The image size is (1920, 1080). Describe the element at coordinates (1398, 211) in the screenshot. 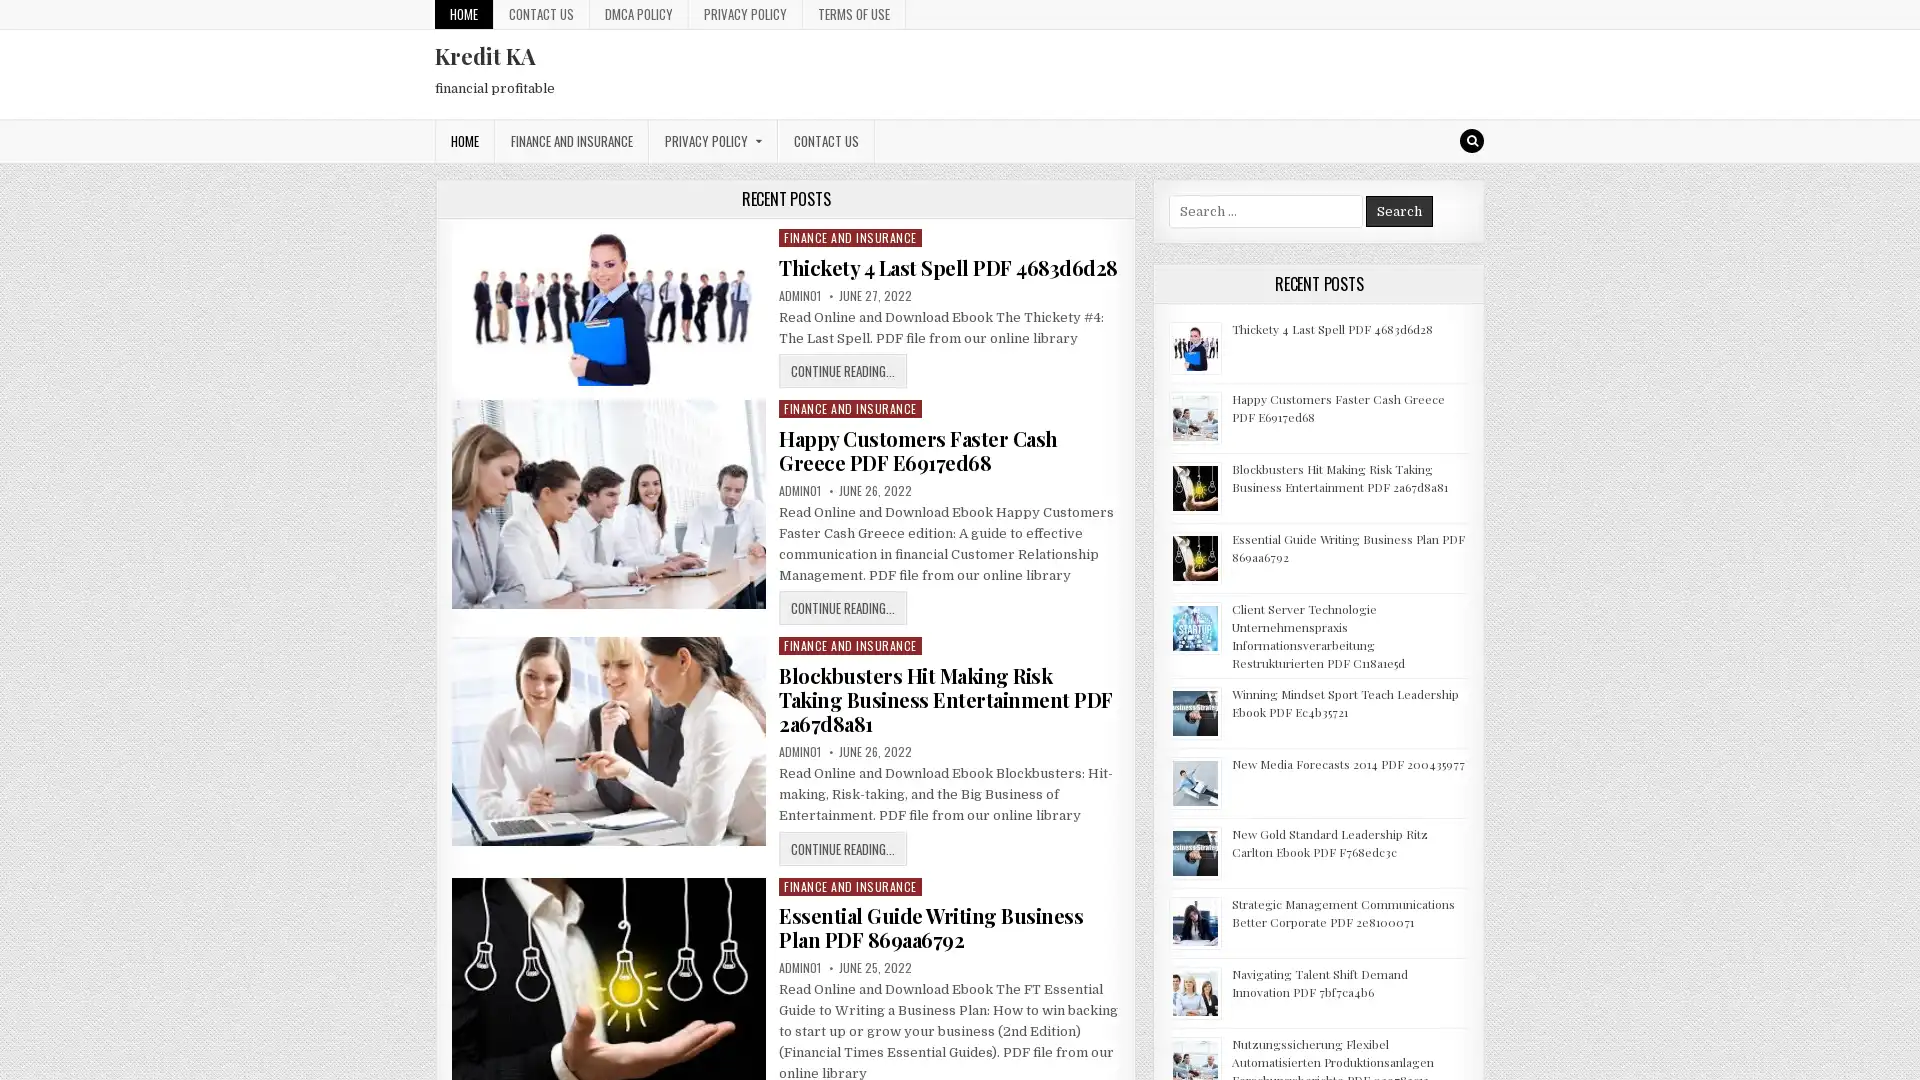

I see `Search` at that location.